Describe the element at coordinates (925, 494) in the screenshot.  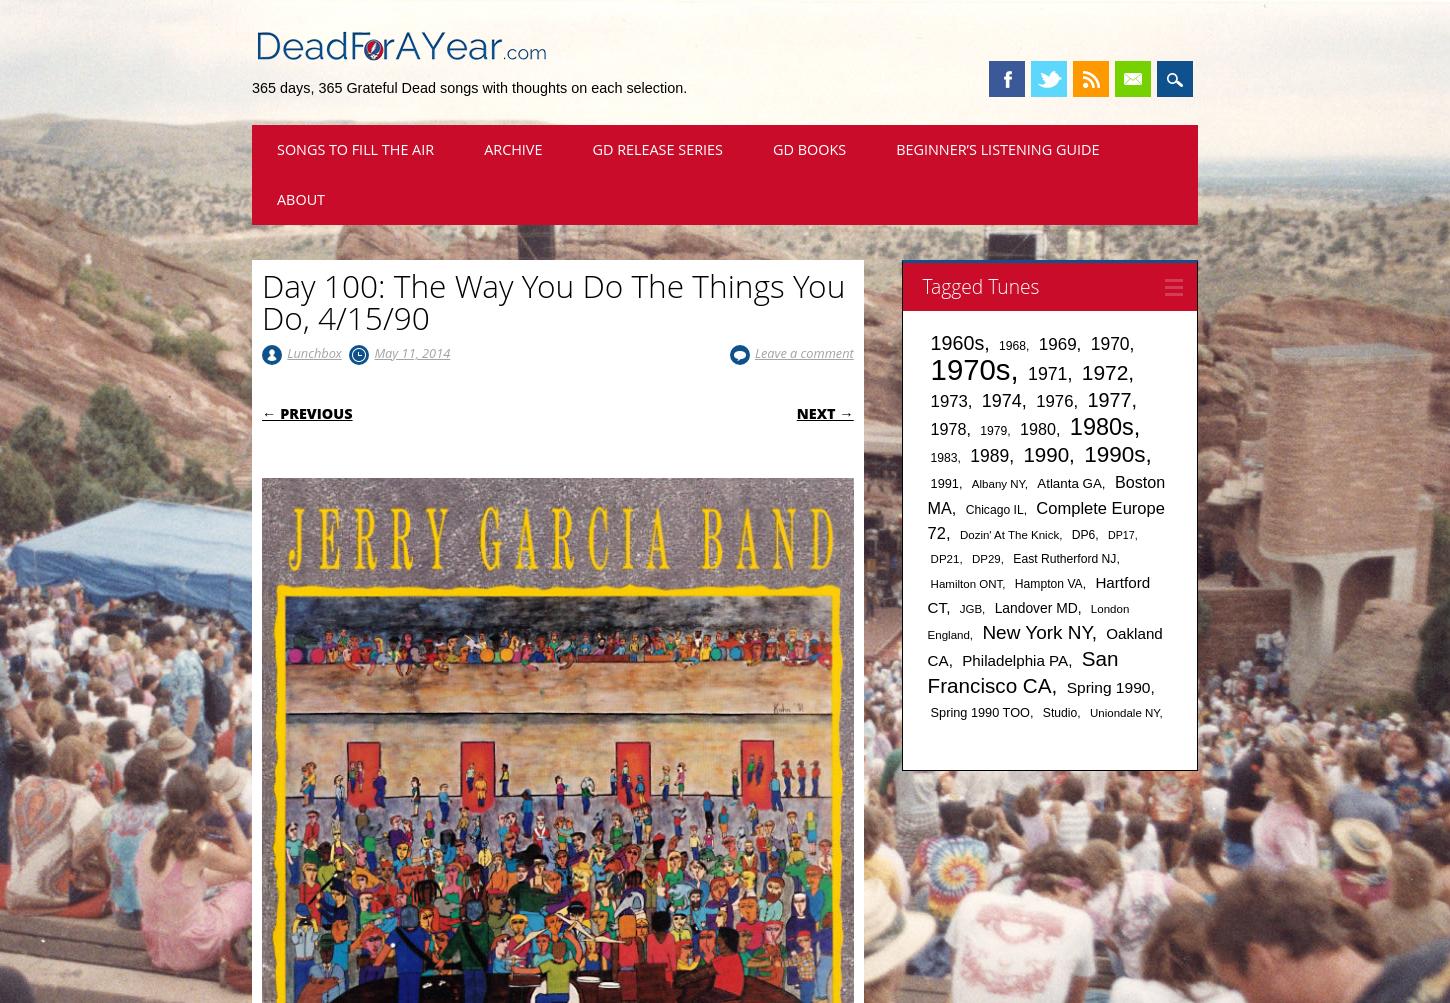
I see `'Boston MA'` at that location.